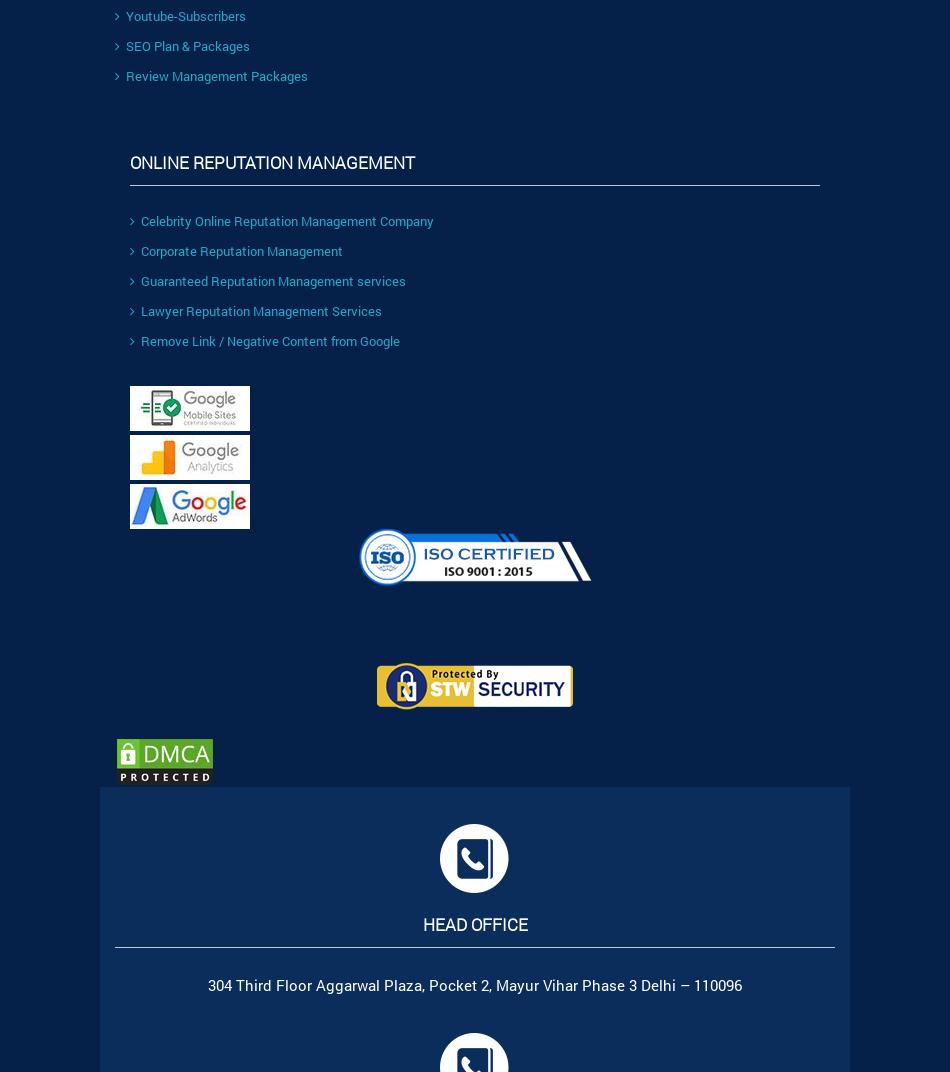 The width and height of the screenshot is (950, 1072). I want to click on 'Corporate Reputation Management', so click(140, 249).